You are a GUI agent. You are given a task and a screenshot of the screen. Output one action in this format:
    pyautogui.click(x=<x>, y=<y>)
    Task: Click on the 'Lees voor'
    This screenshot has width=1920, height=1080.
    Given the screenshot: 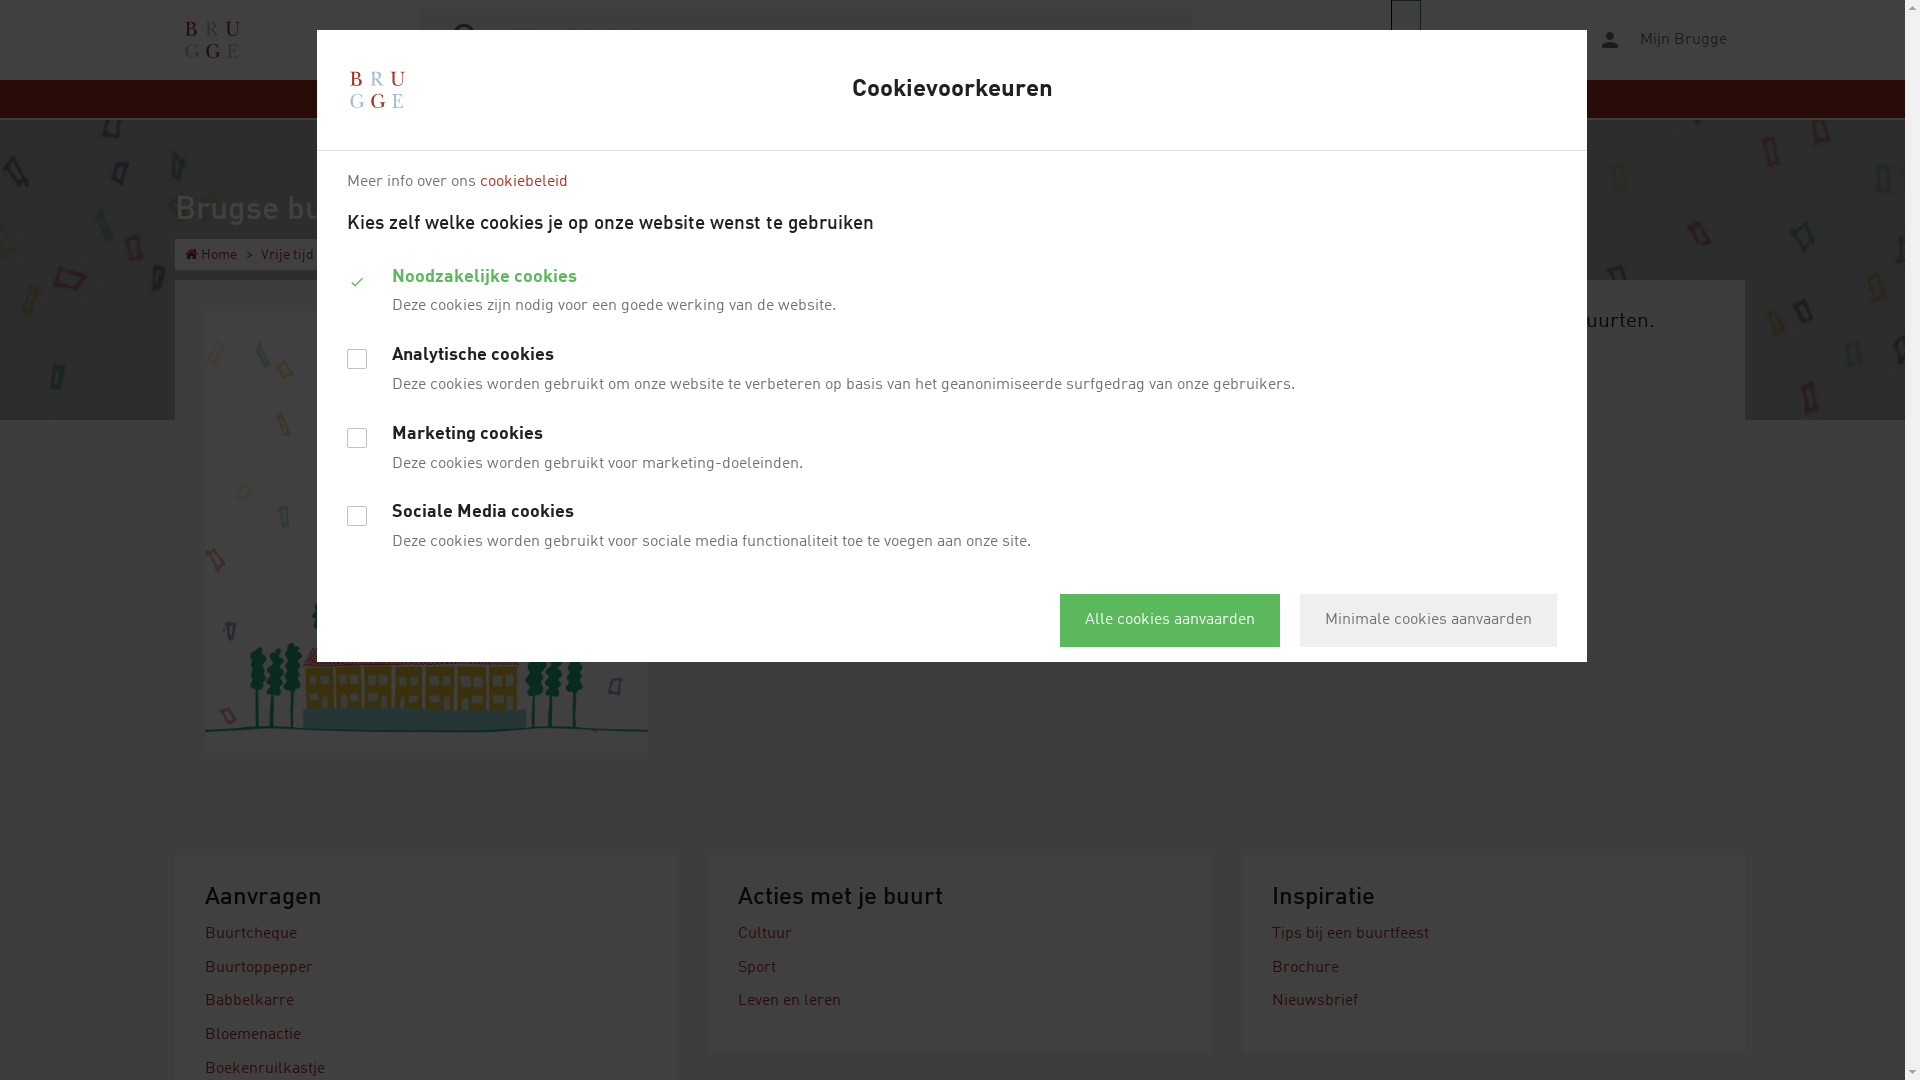 What is the action you would take?
    pyautogui.click(x=1481, y=39)
    